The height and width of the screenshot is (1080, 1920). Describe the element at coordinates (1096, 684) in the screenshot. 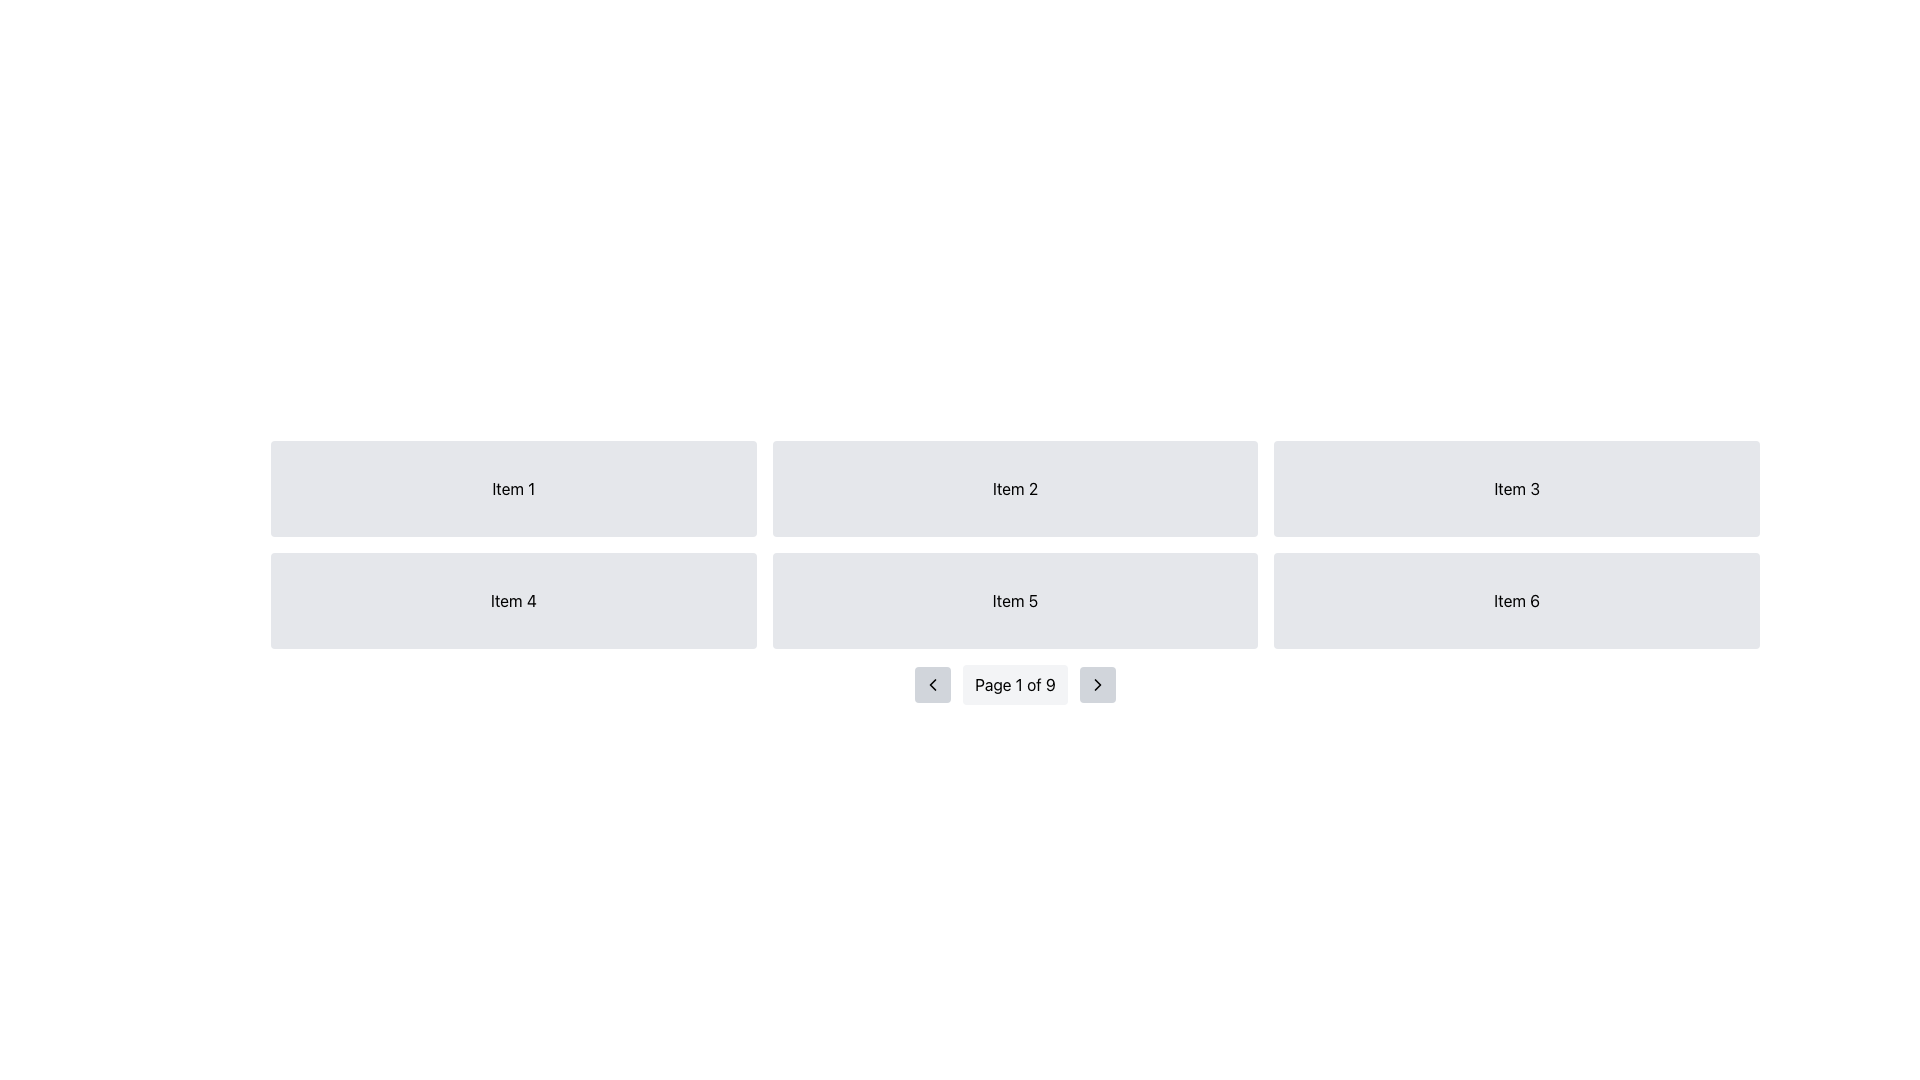

I see `the small square-shaped button with a light gray background and a right-pointing arrow icon` at that location.